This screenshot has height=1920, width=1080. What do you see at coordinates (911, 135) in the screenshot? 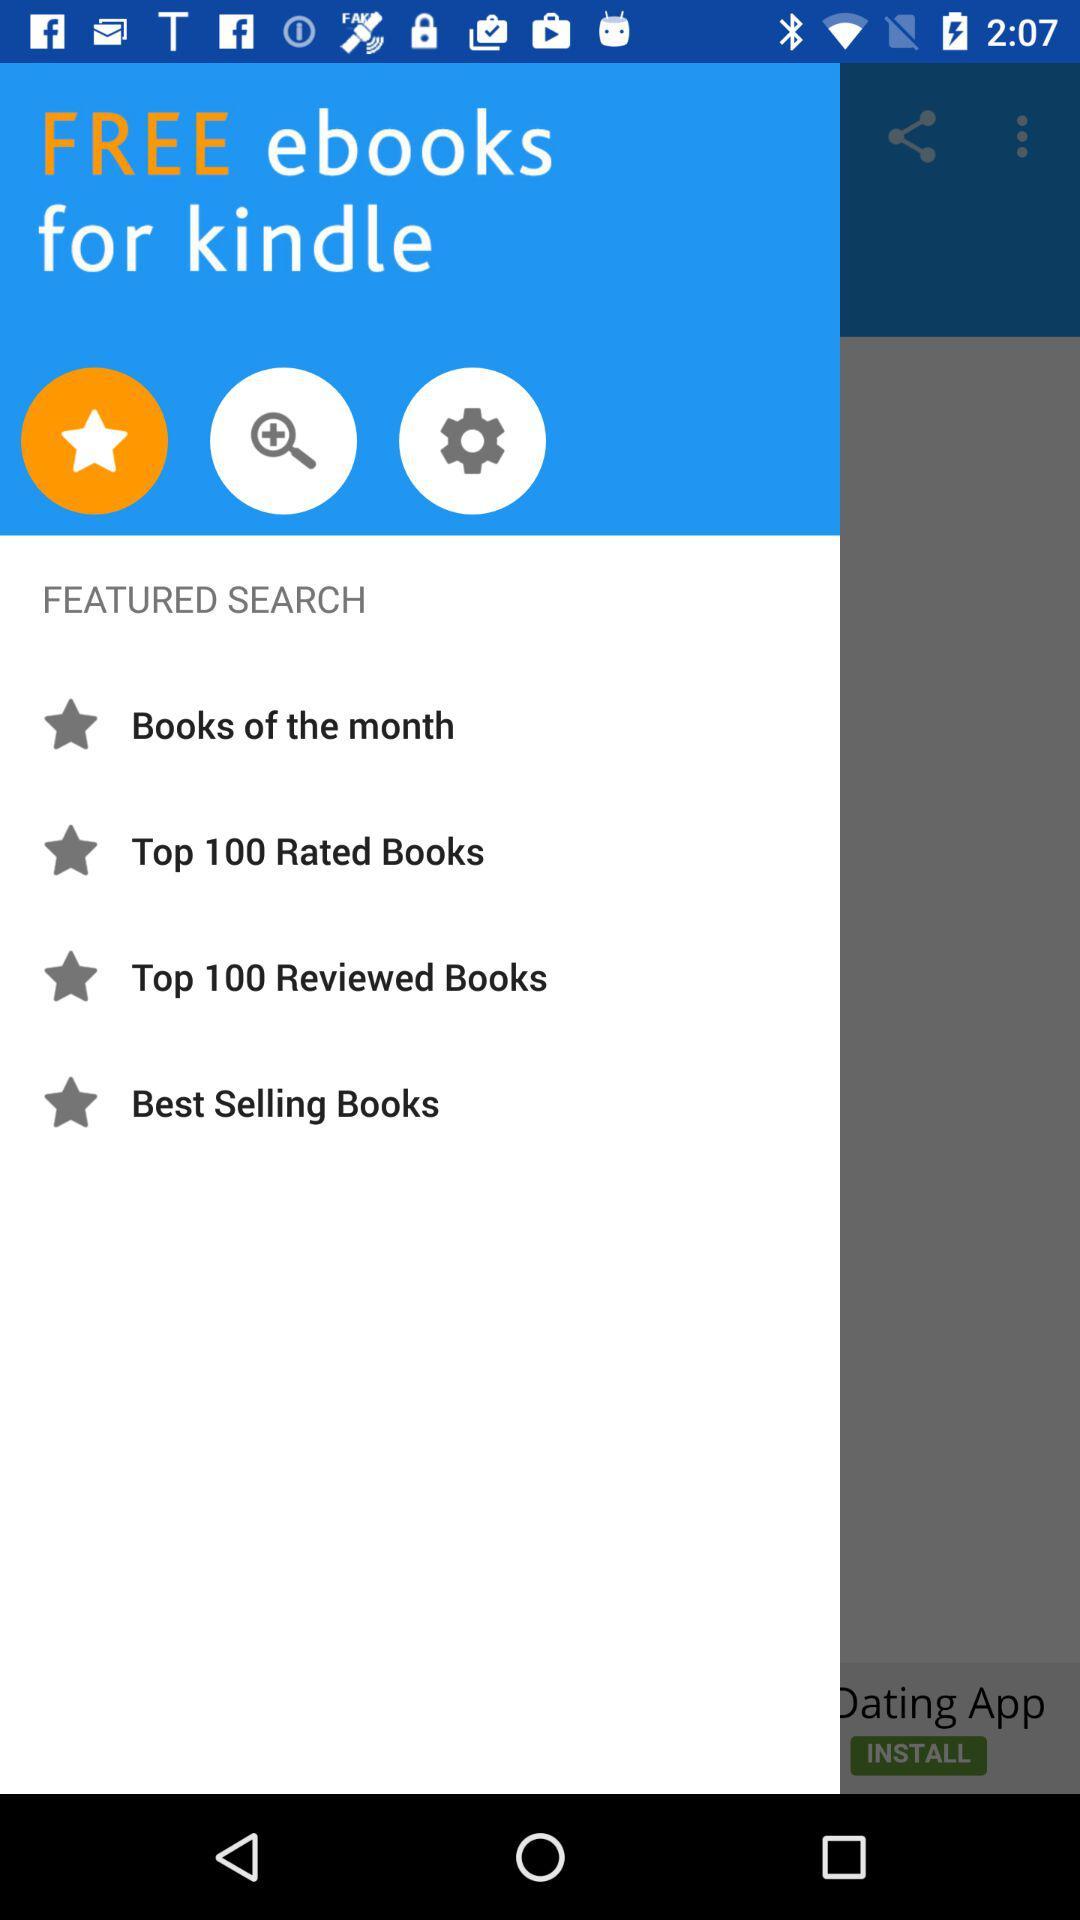
I see `the share icon` at bounding box center [911, 135].